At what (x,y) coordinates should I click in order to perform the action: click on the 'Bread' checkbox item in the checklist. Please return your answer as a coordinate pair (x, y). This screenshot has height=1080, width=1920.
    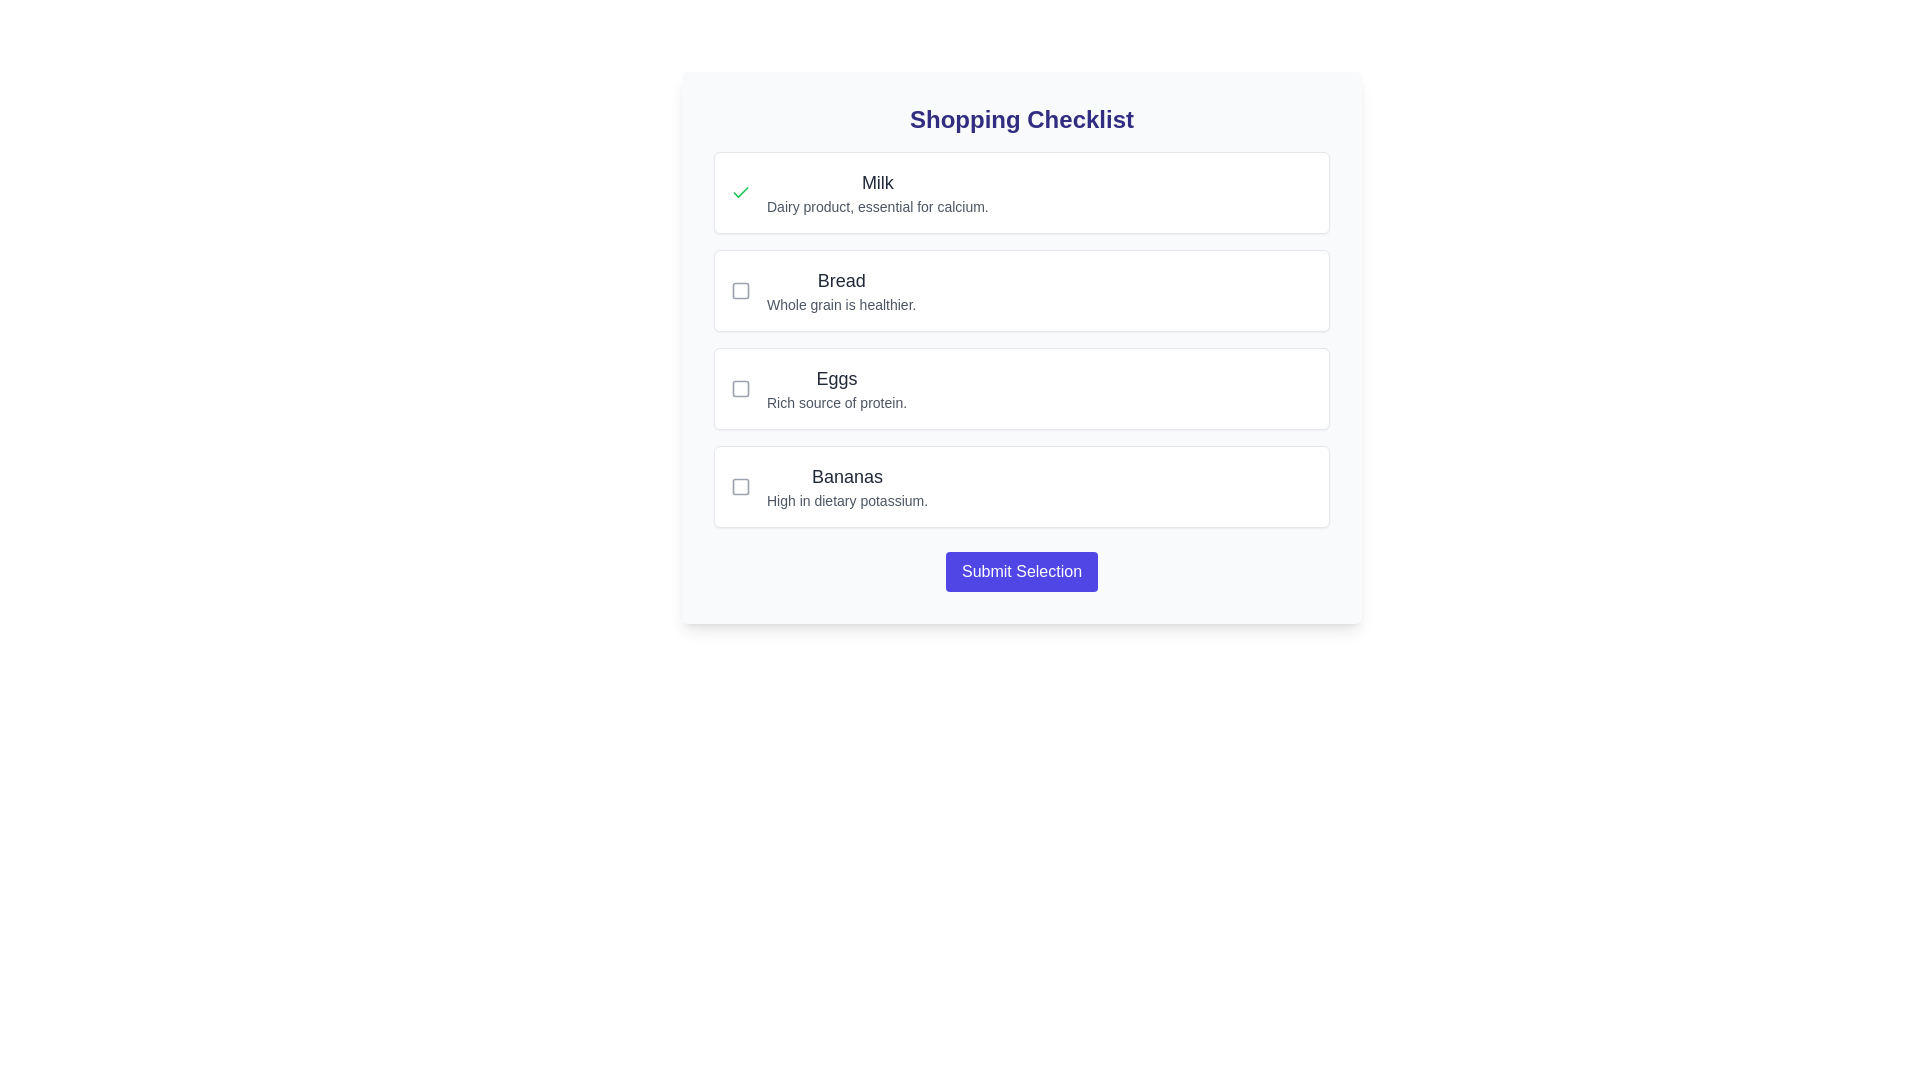
    Looking at the image, I should click on (1022, 290).